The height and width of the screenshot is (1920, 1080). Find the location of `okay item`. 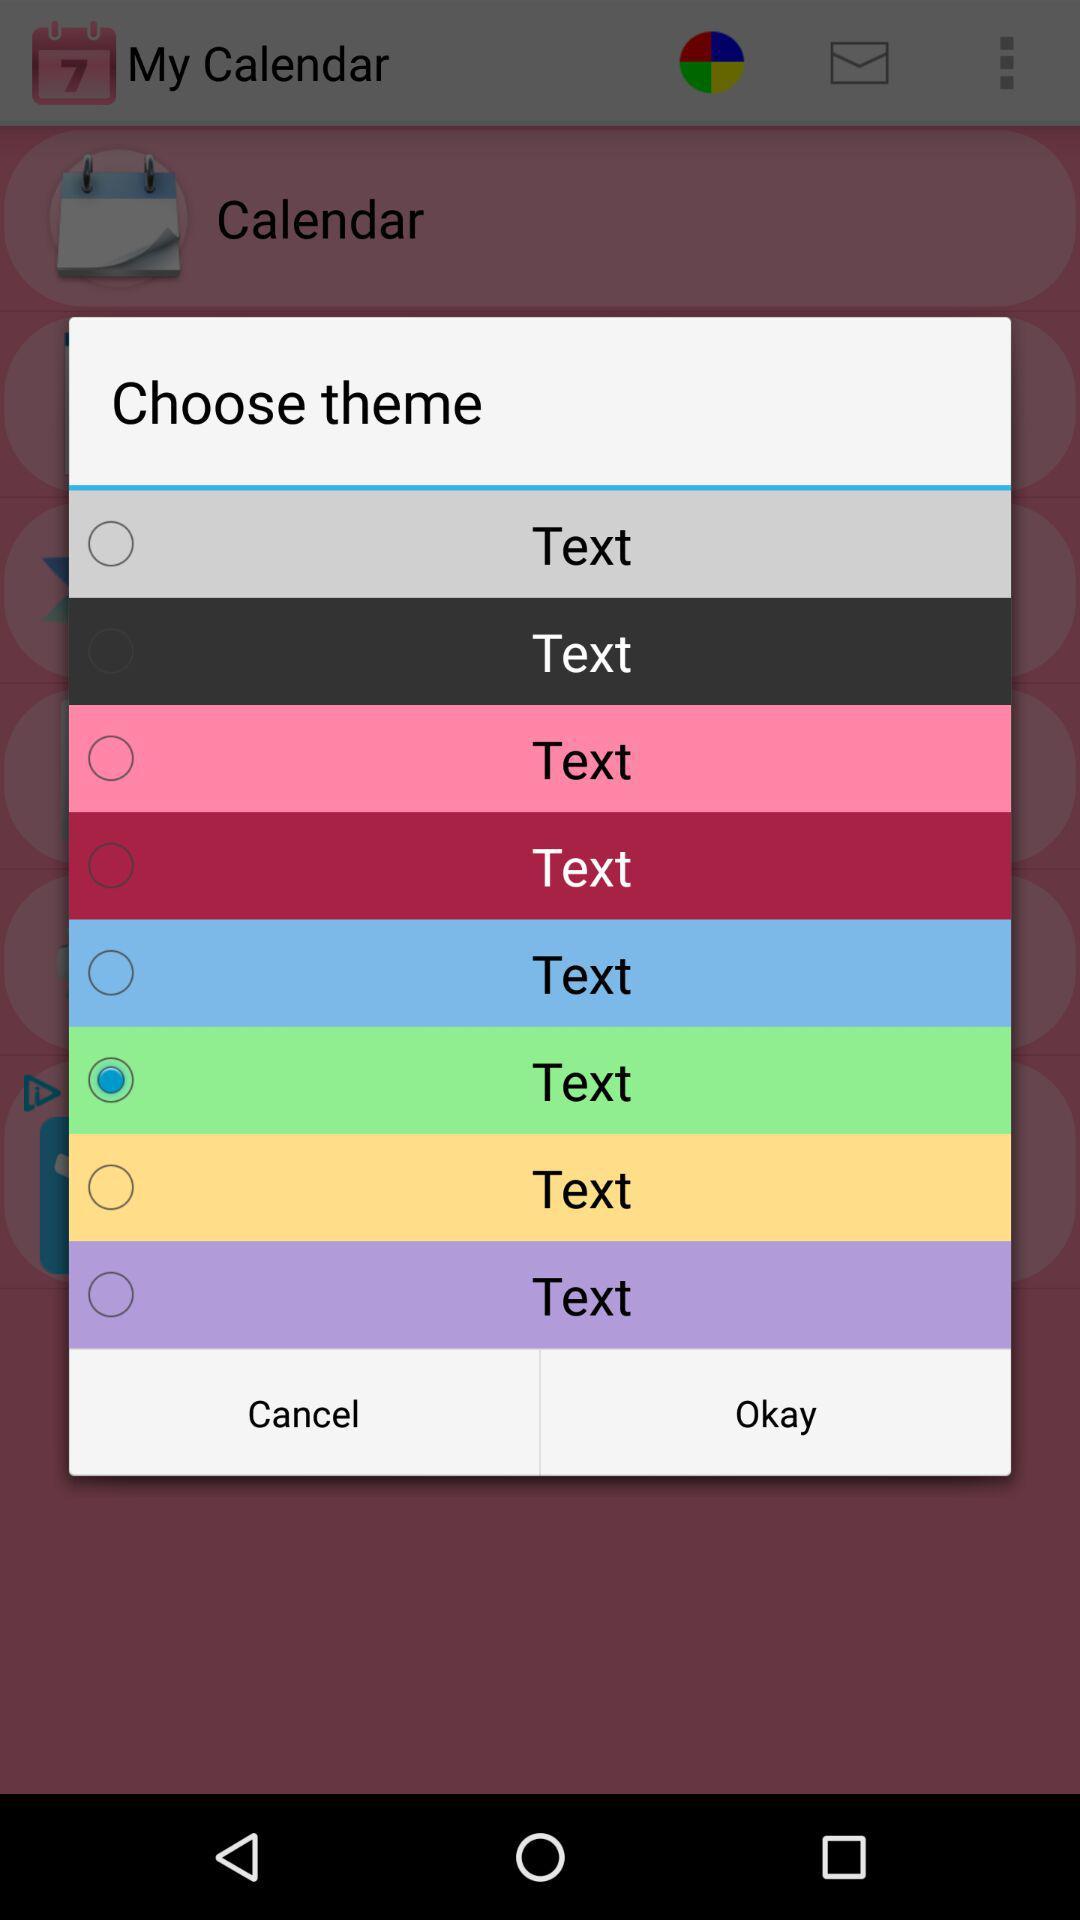

okay item is located at coordinates (774, 1411).